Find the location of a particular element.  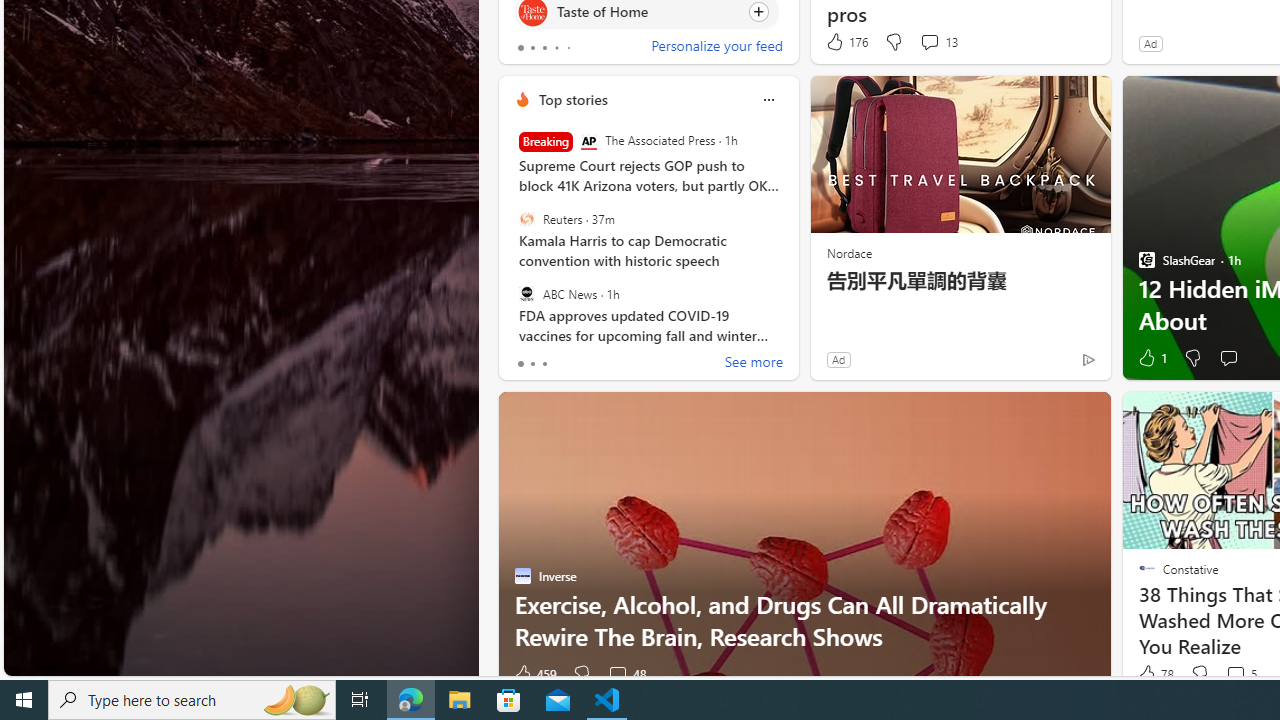

'View comments 5 Comment' is located at coordinates (1234, 673).